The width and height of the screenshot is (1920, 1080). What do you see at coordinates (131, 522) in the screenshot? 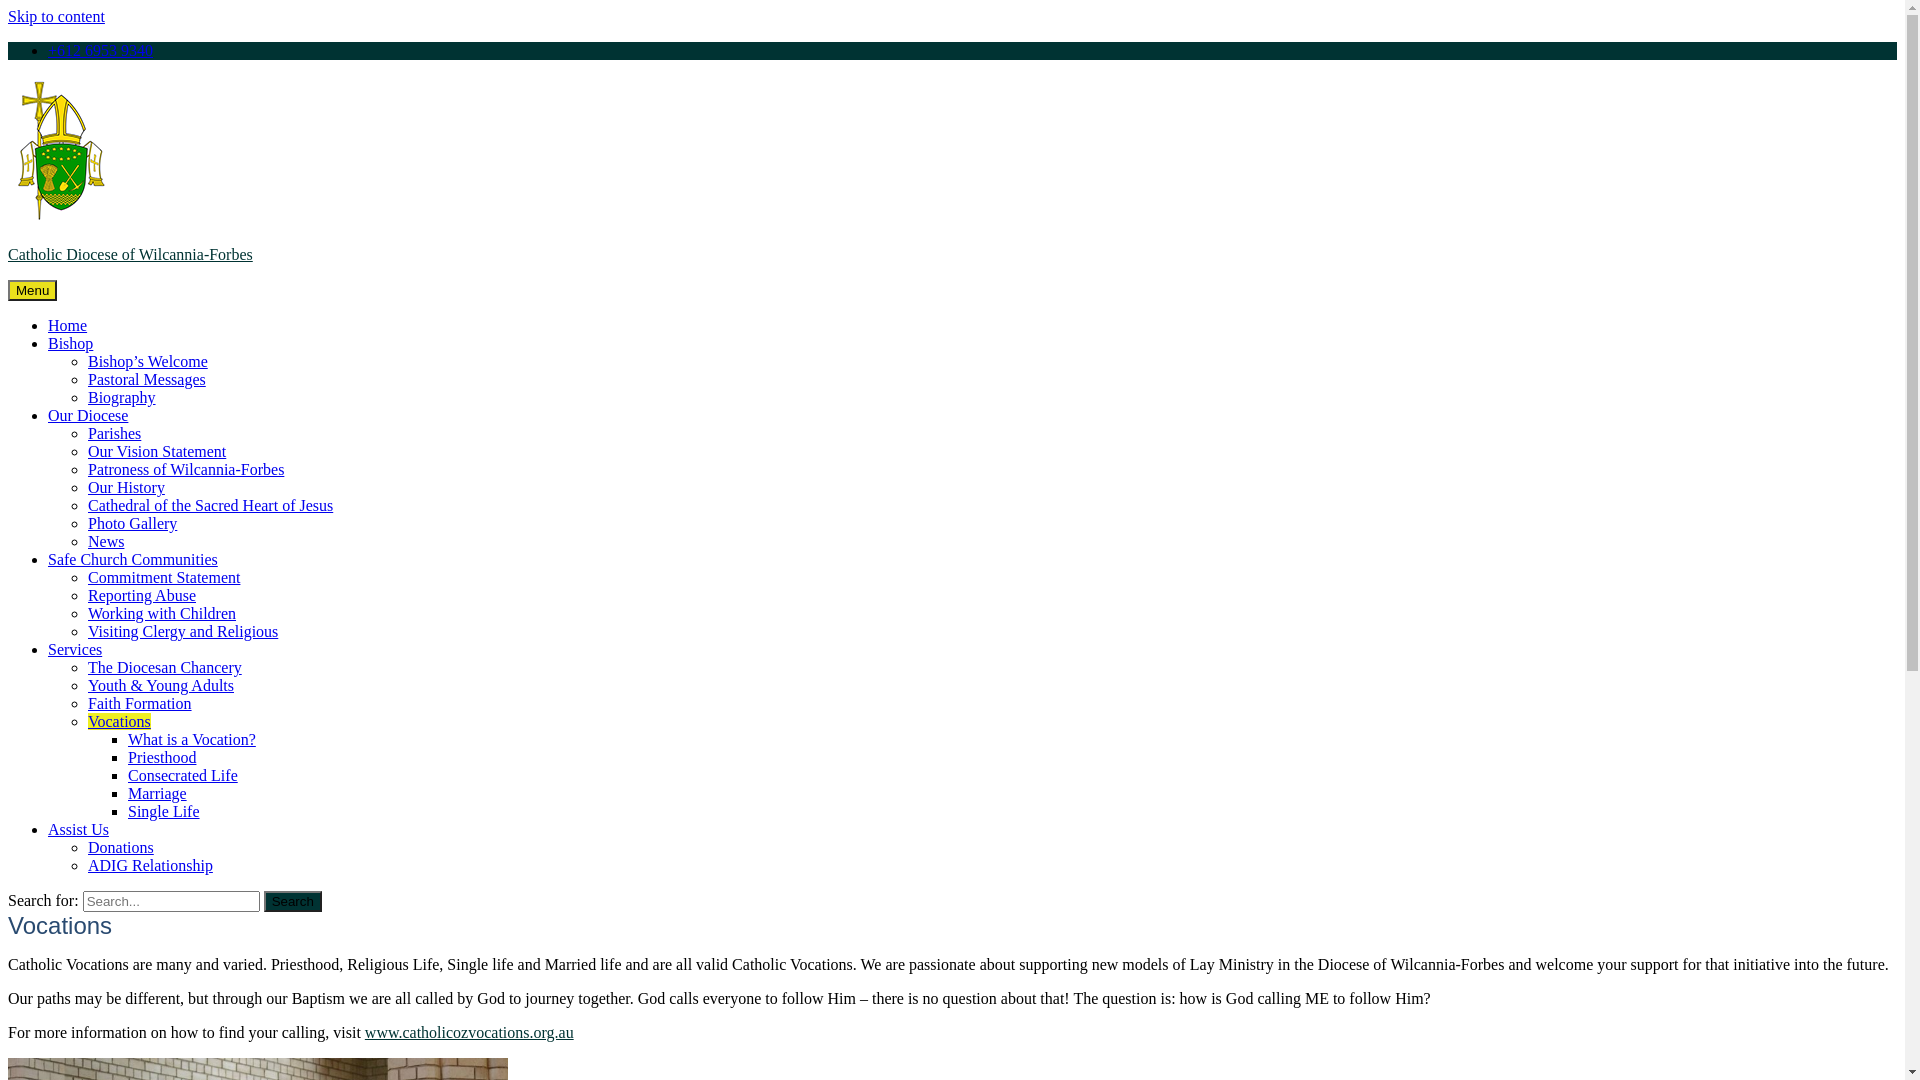
I see `'Photo Gallery'` at bounding box center [131, 522].